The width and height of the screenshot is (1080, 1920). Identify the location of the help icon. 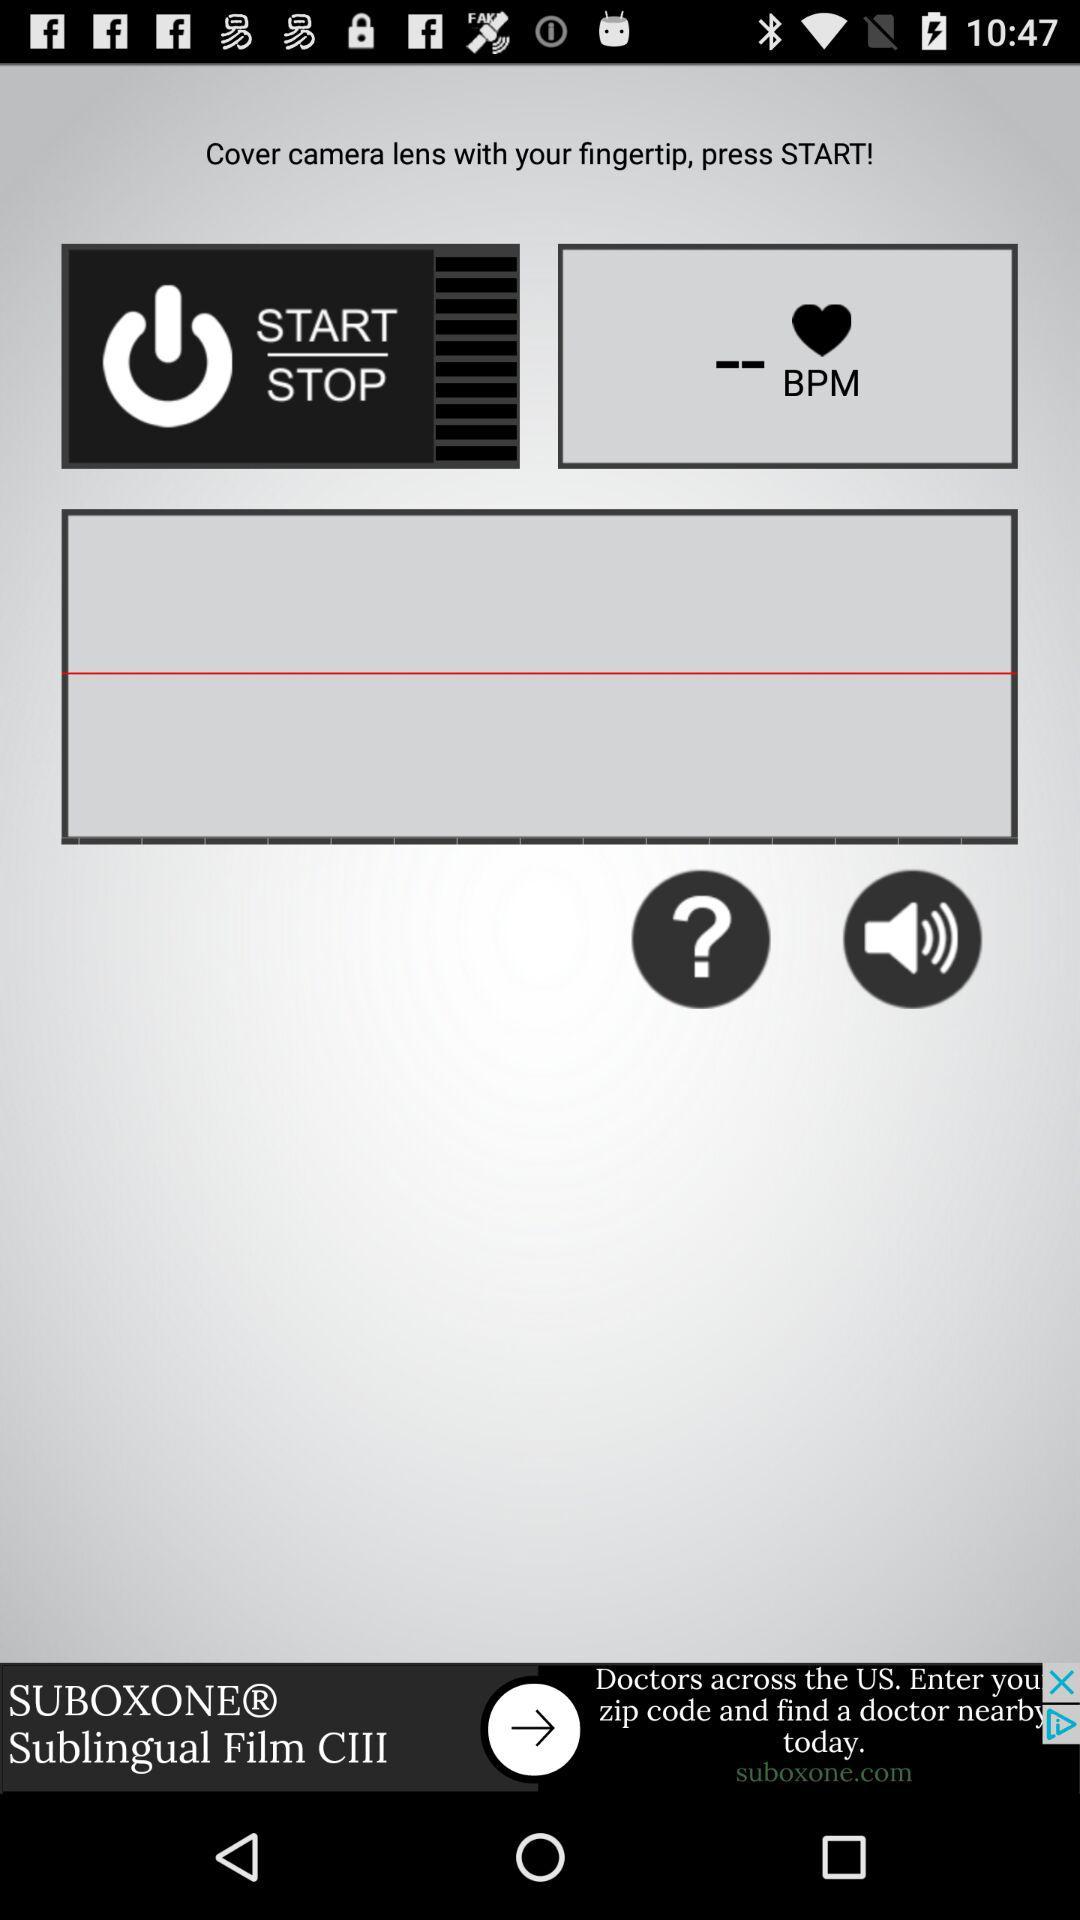
(699, 1004).